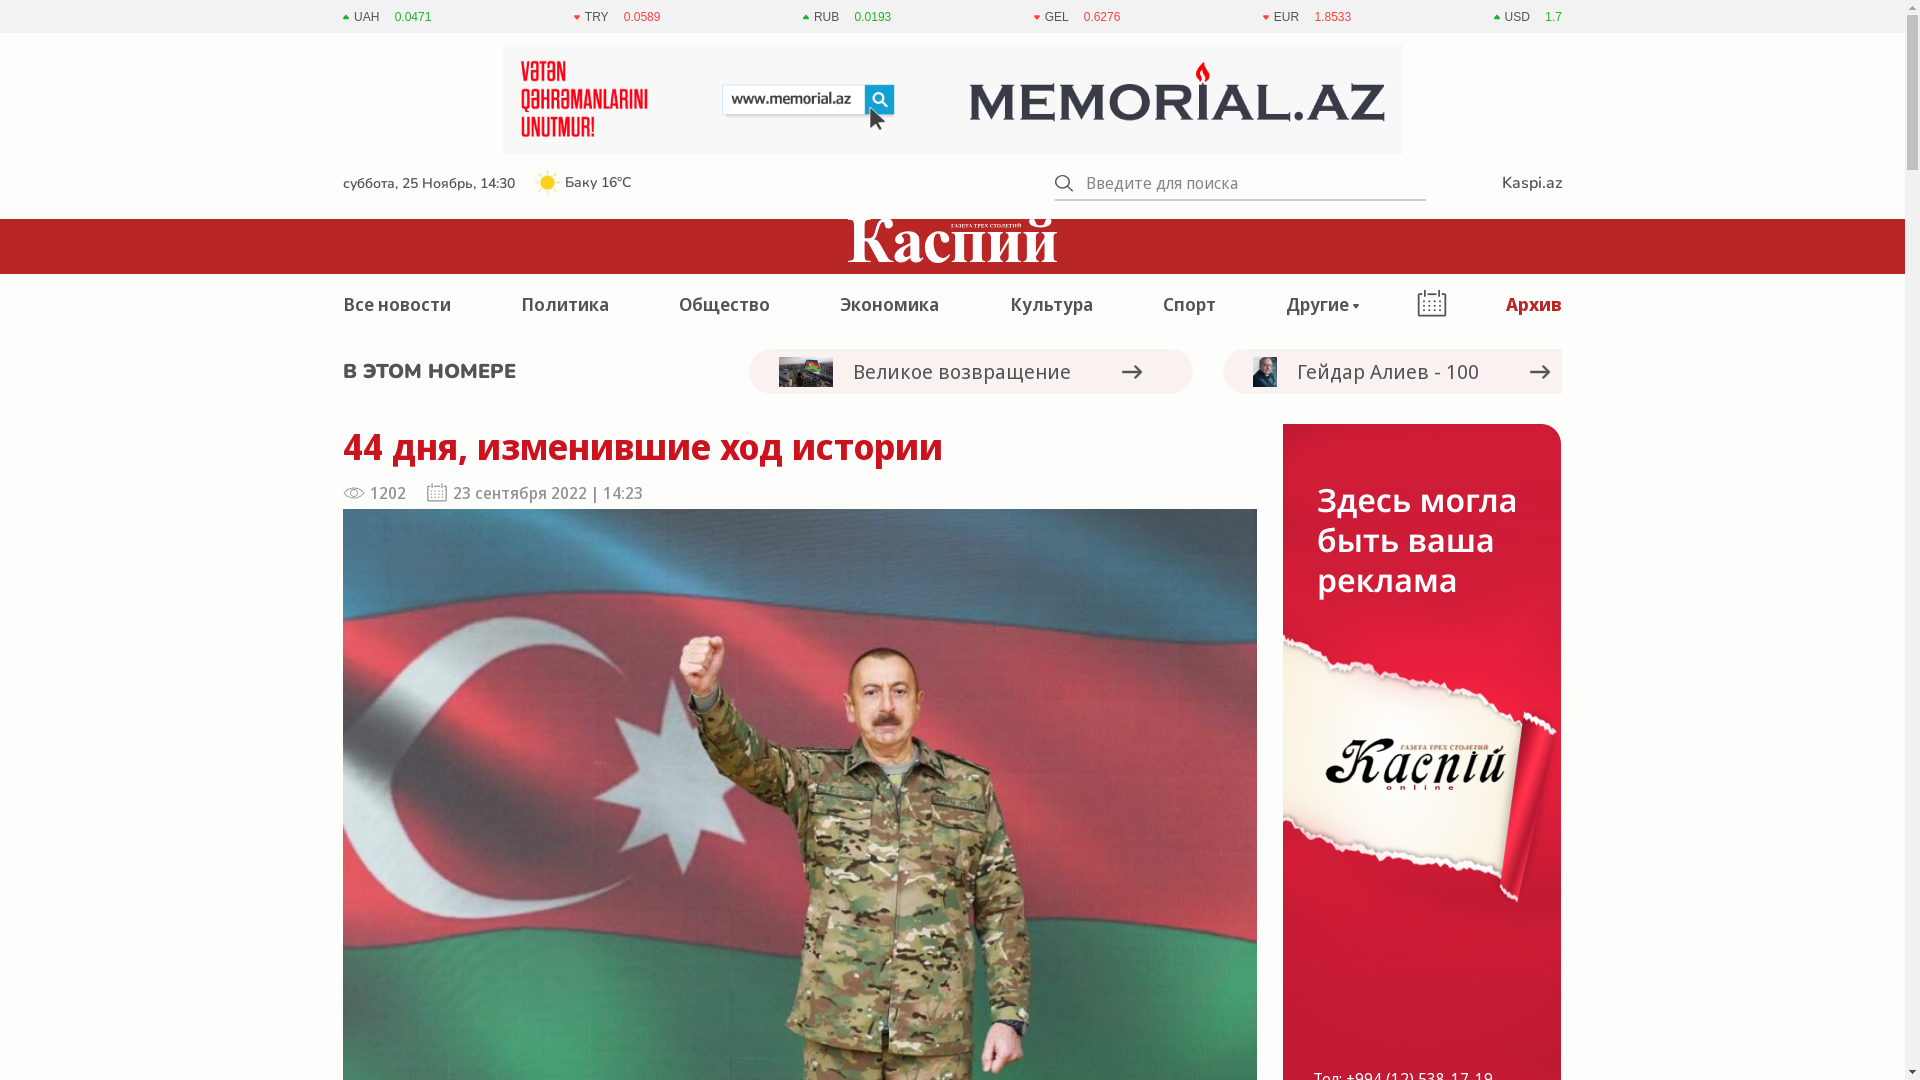 This screenshot has width=1920, height=1080. Describe the element at coordinates (1522, 182) in the screenshot. I see `'Kaspi.az'` at that location.